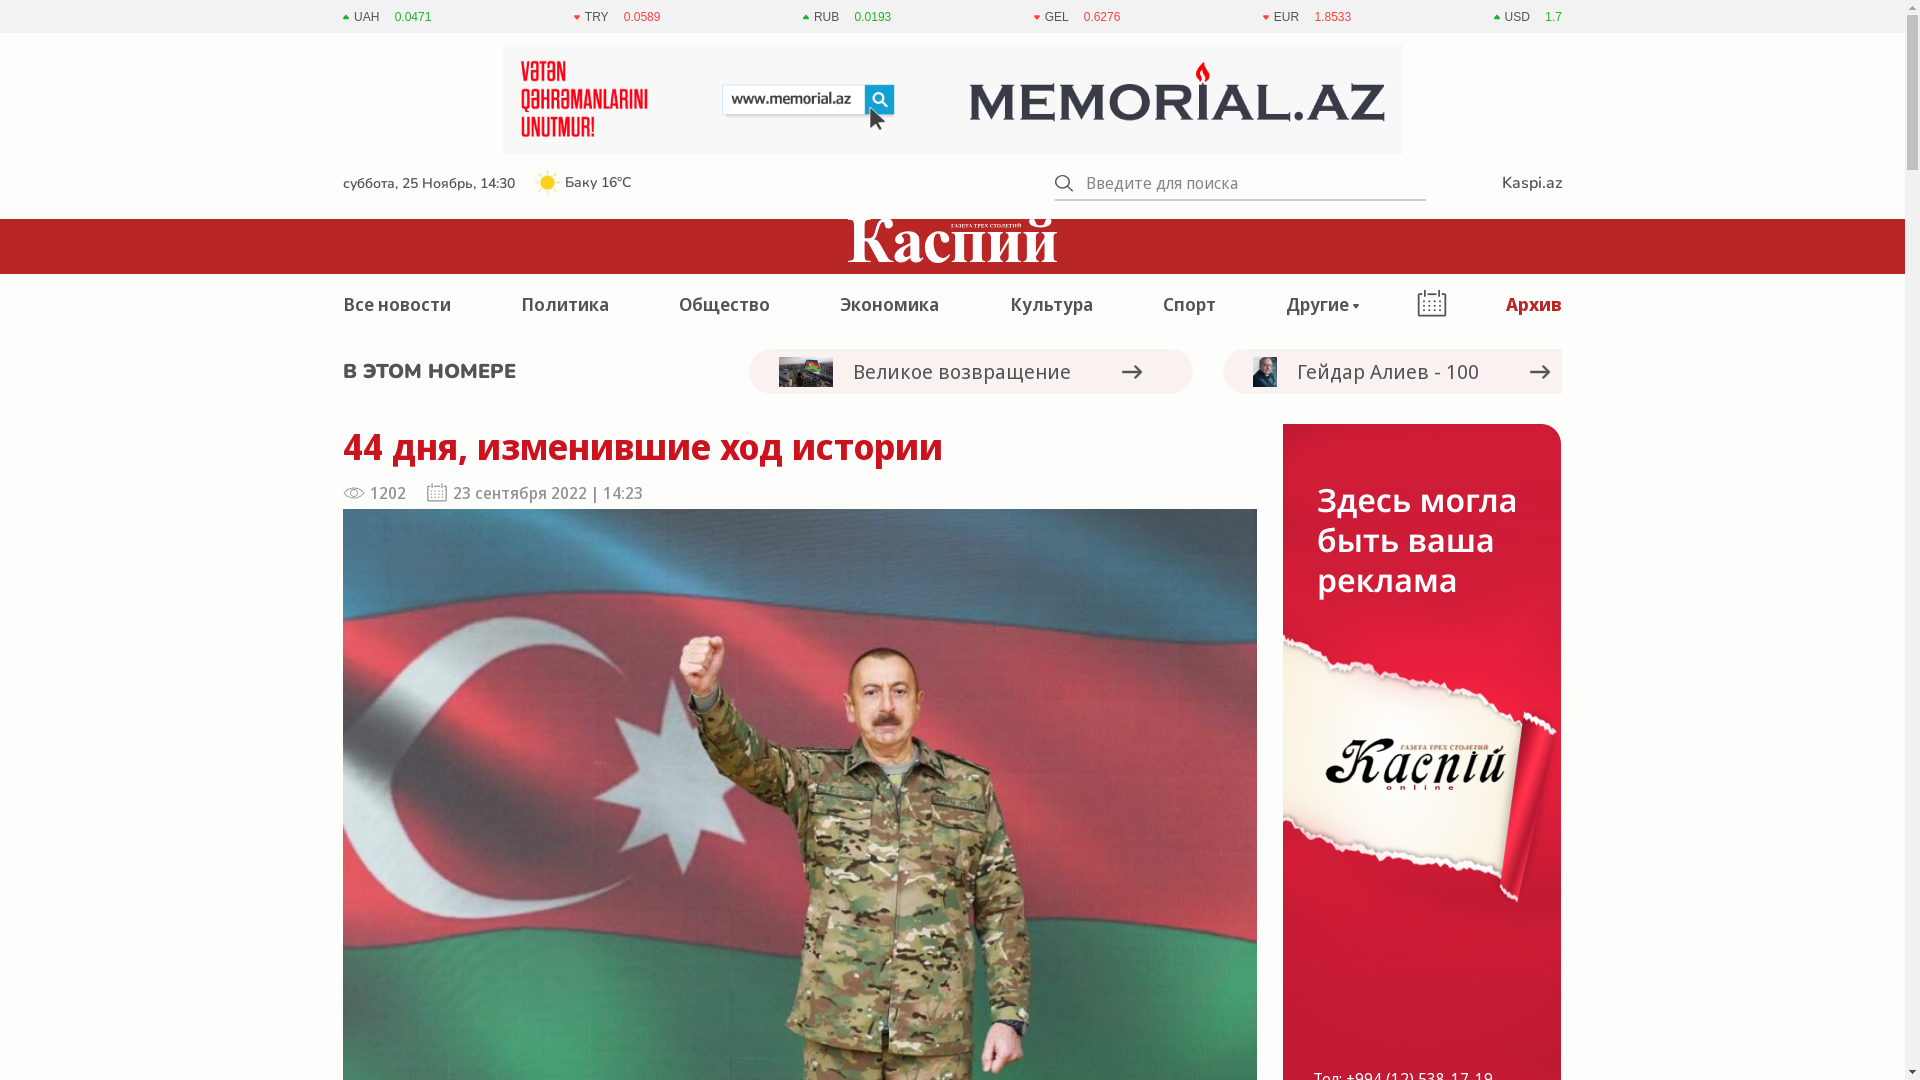 This screenshot has width=1920, height=1080. Describe the element at coordinates (1522, 182) in the screenshot. I see `'Kaspi.az'` at that location.